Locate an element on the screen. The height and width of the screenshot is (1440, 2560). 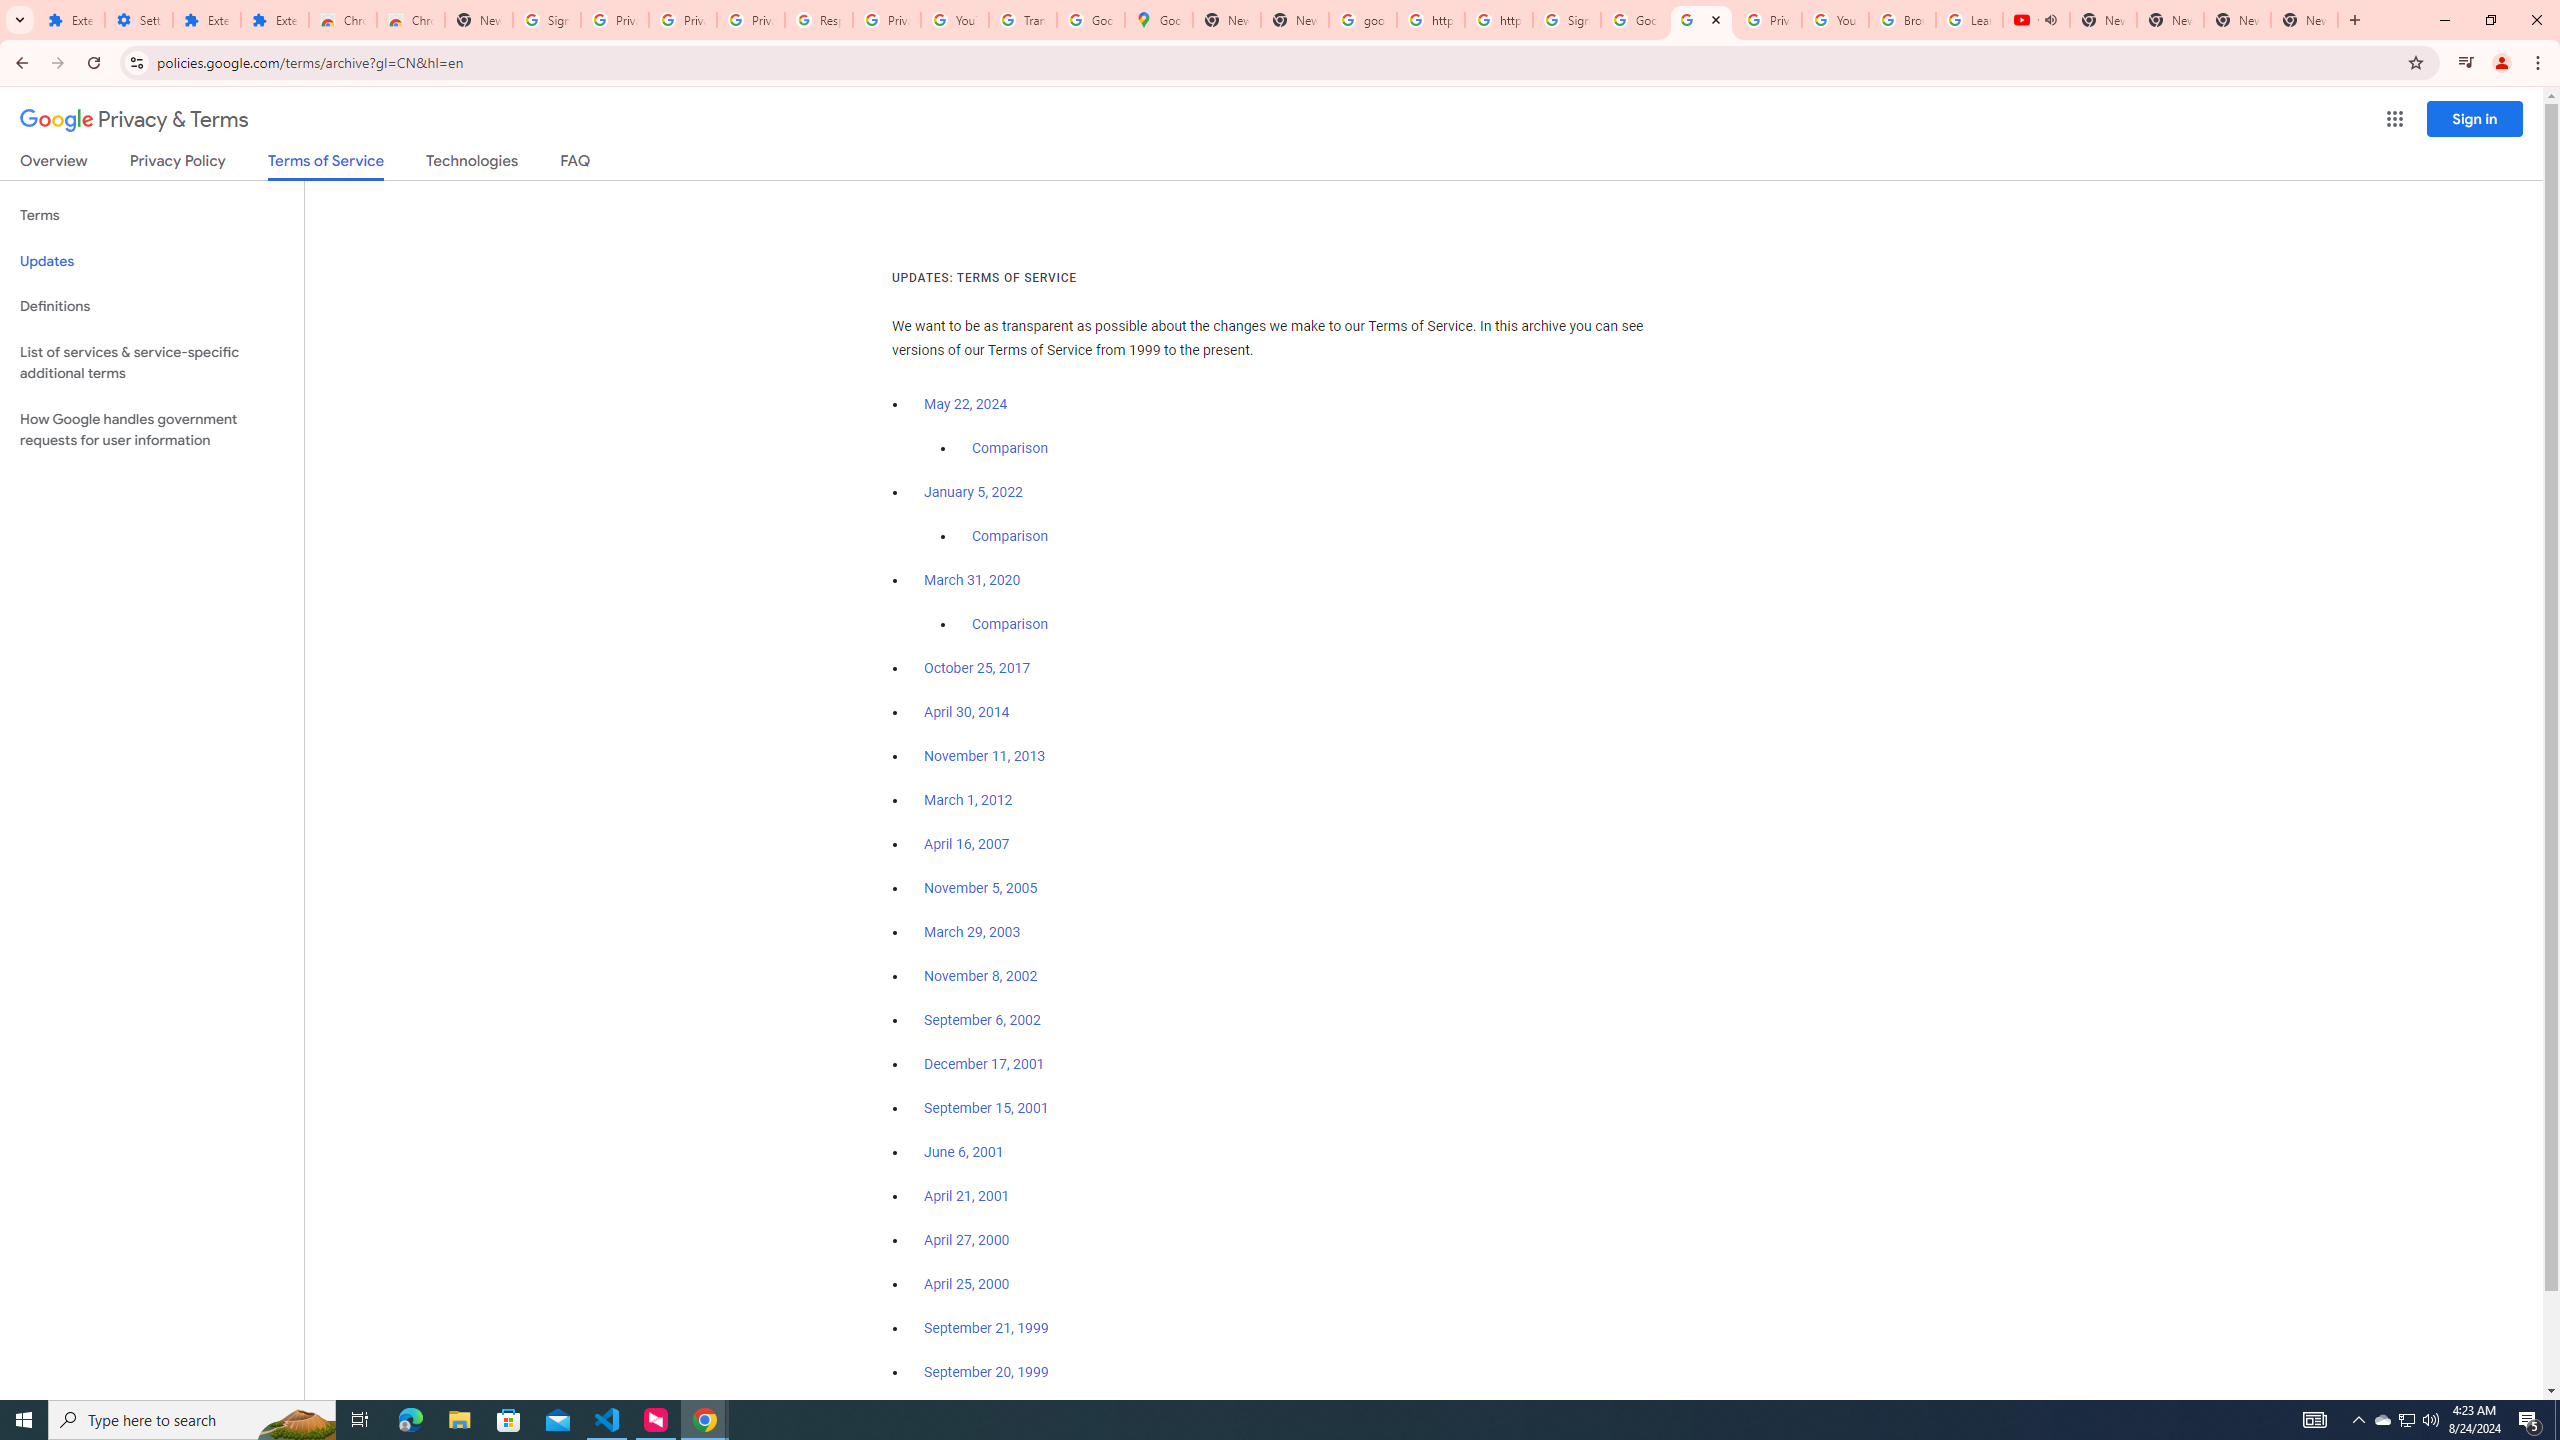
'Google Maps' is located at coordinates (1158, 19).